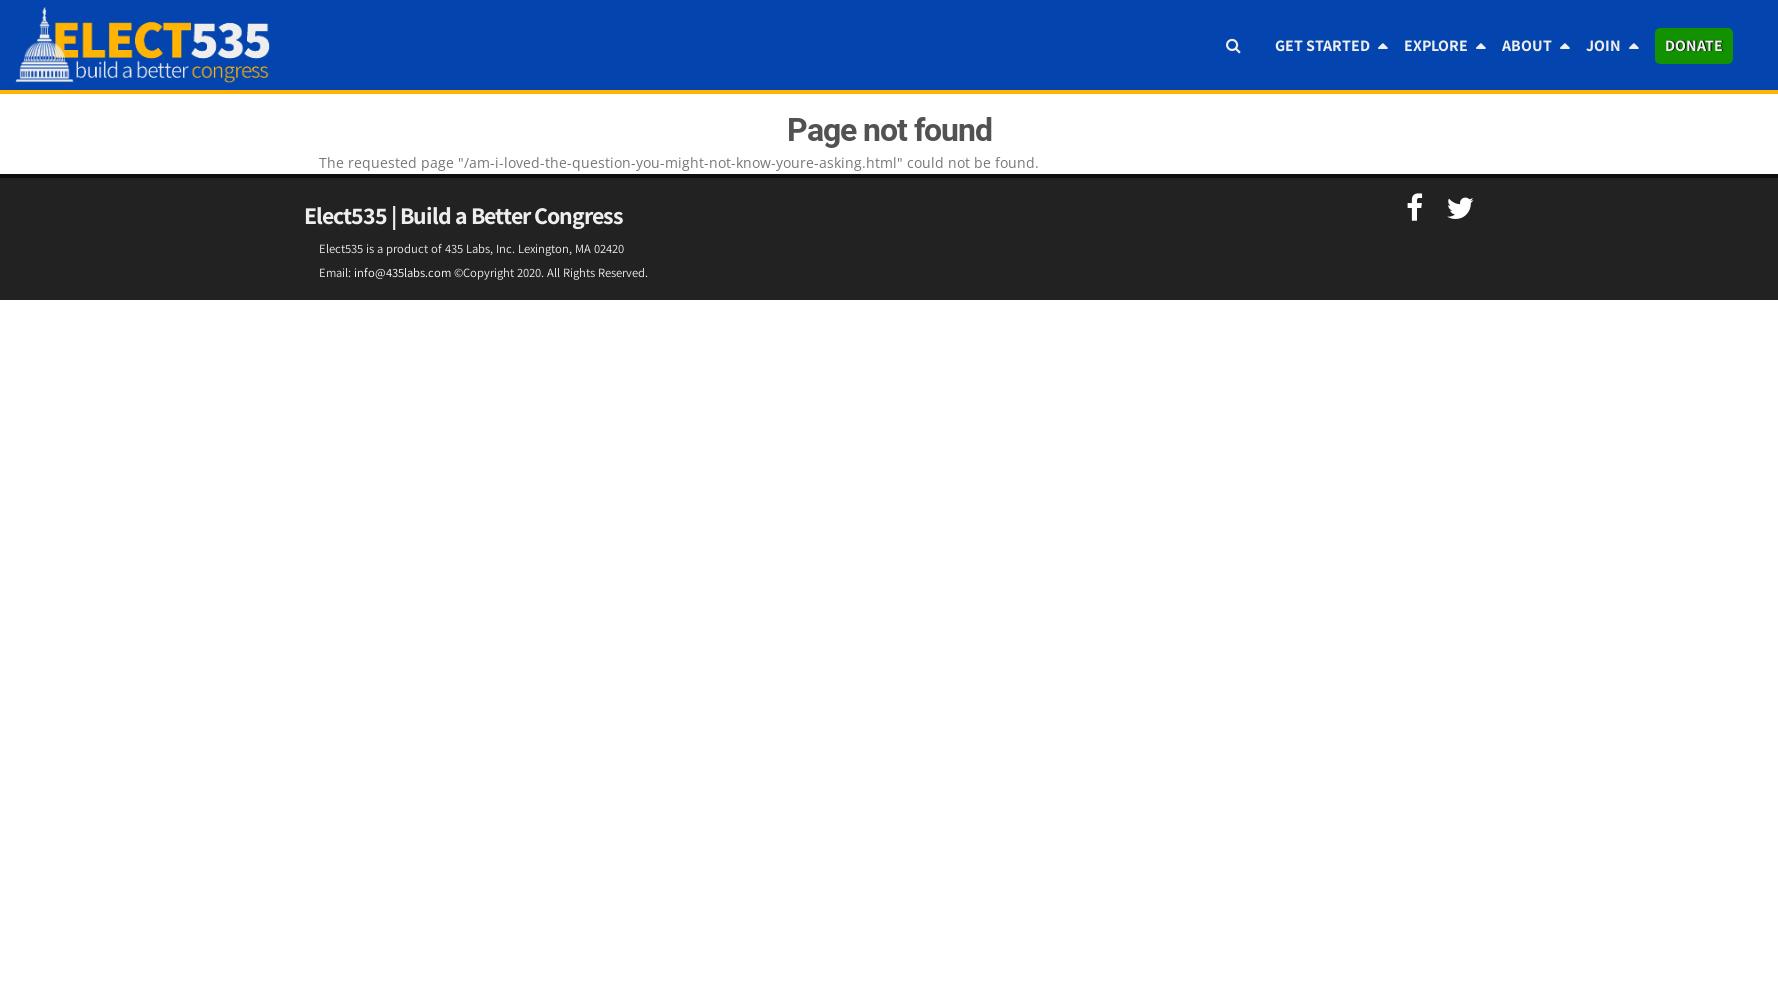 This screenshot has width=1778, height=1000. What do you see at coordinates (549, 272) in the screenshot?
I see `'©Copyright 2020. All Rights Reserved.'` at bounding box center [549, 272].